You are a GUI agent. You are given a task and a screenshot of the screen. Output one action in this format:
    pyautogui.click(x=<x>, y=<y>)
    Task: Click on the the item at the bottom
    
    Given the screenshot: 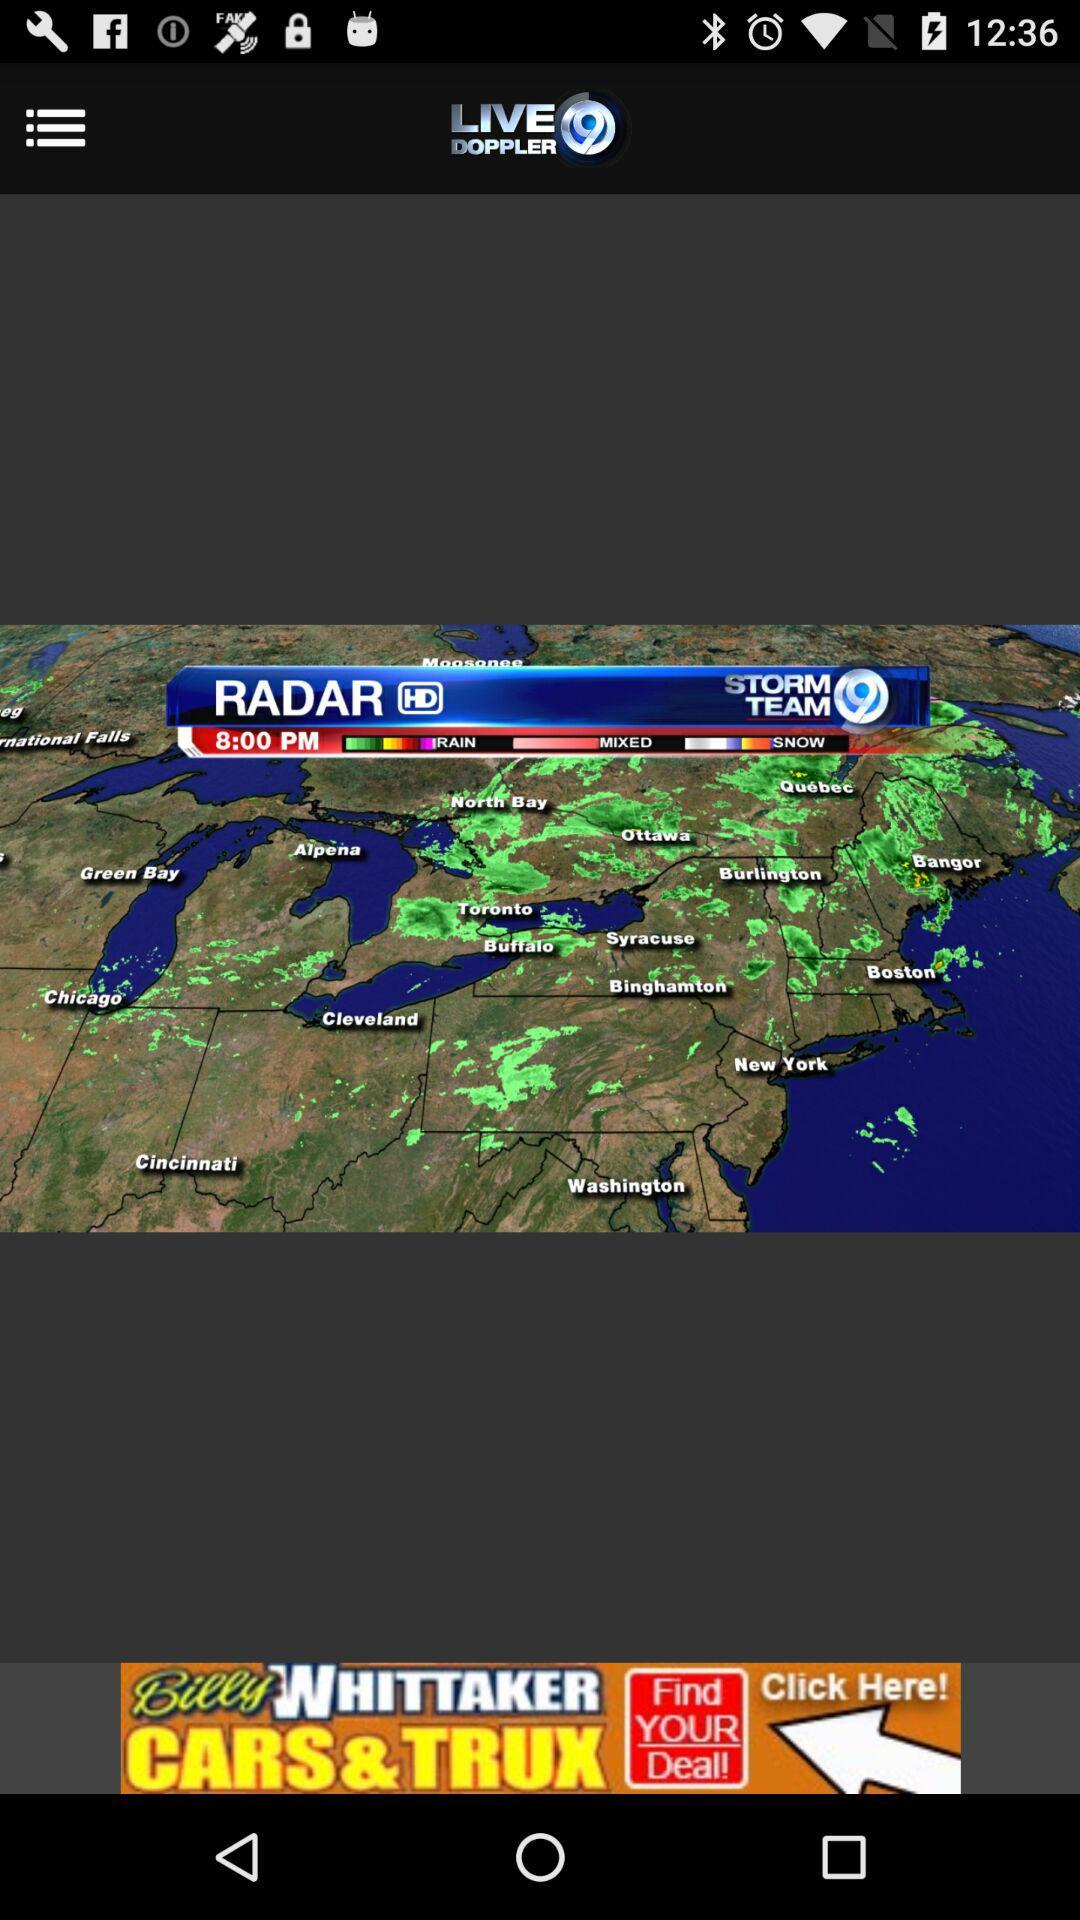 What is the action you would take?
    pyautogui.click(x=540, y=1727)
    